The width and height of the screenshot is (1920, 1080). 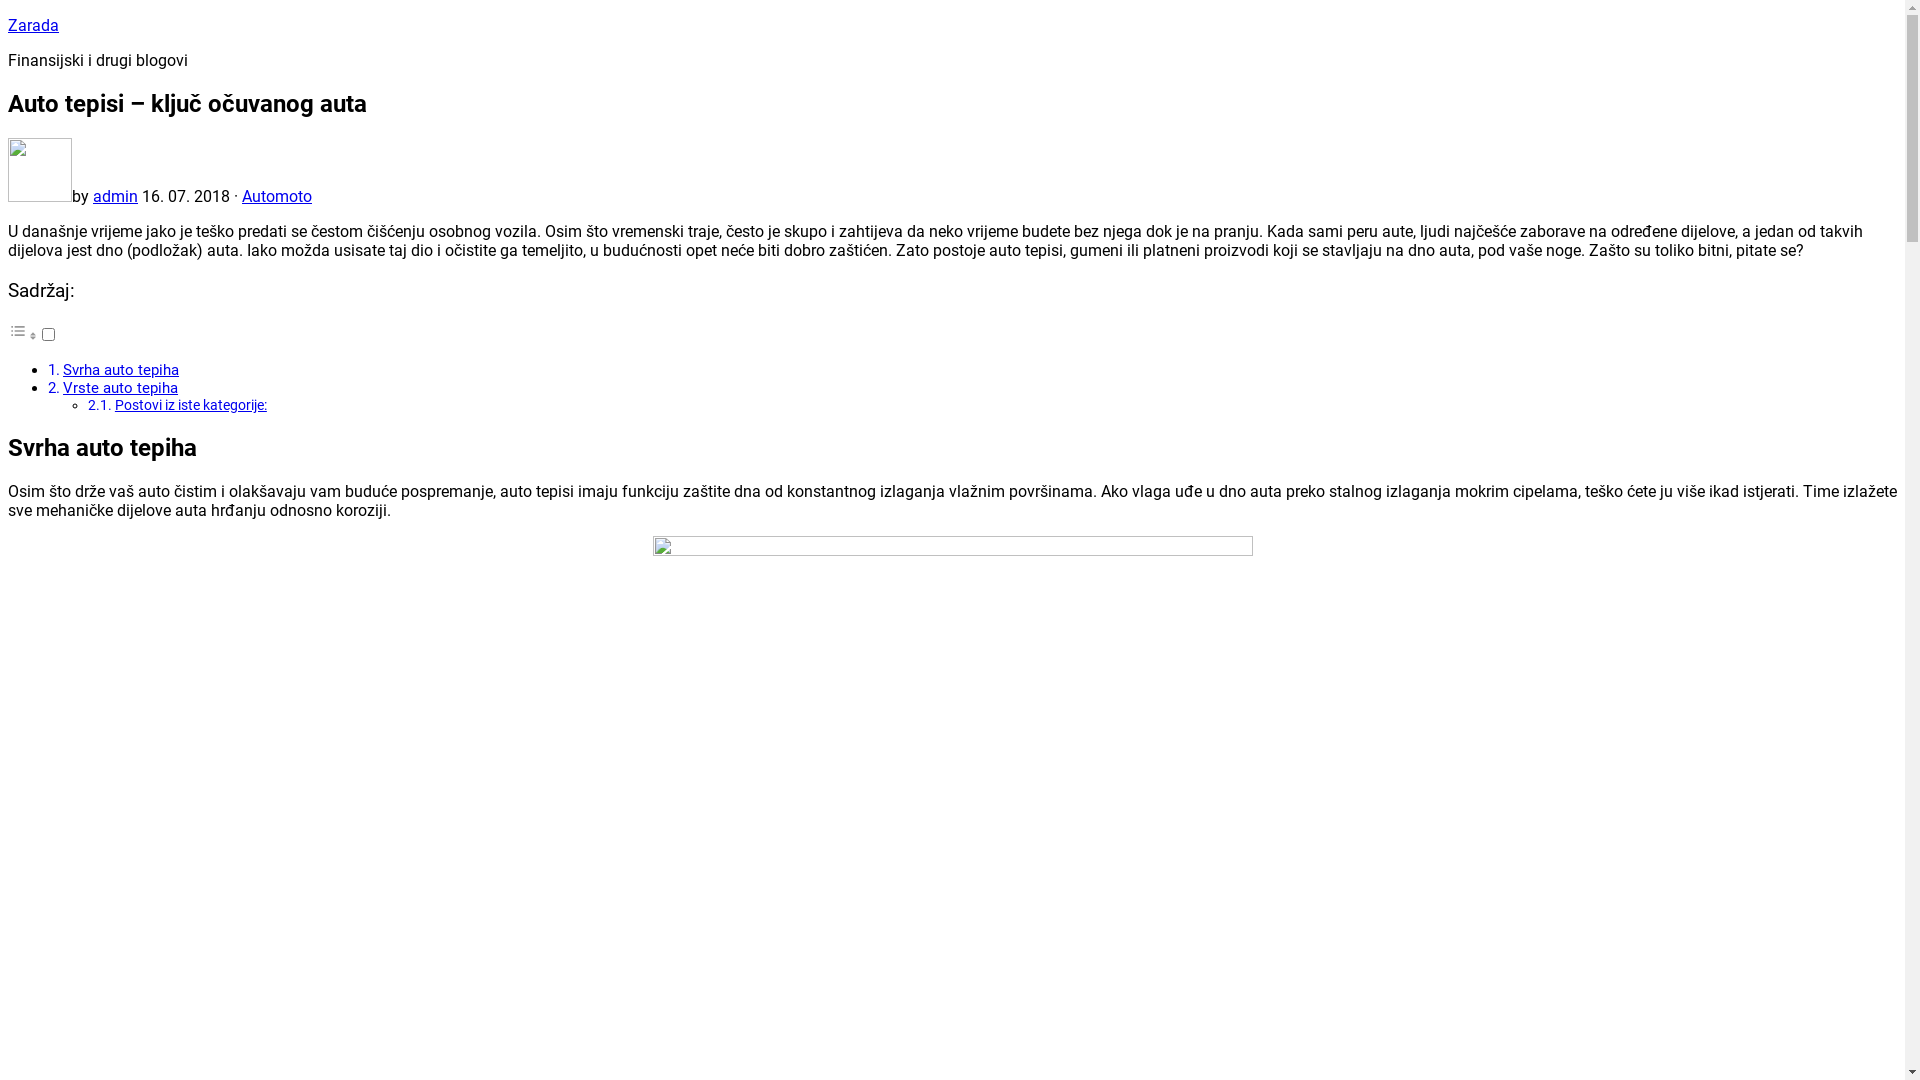 What do you see at coordinates (119, 370) in the screenshot?
I see `'Svrha auto tepiha'` at bounding box center [119, 370].